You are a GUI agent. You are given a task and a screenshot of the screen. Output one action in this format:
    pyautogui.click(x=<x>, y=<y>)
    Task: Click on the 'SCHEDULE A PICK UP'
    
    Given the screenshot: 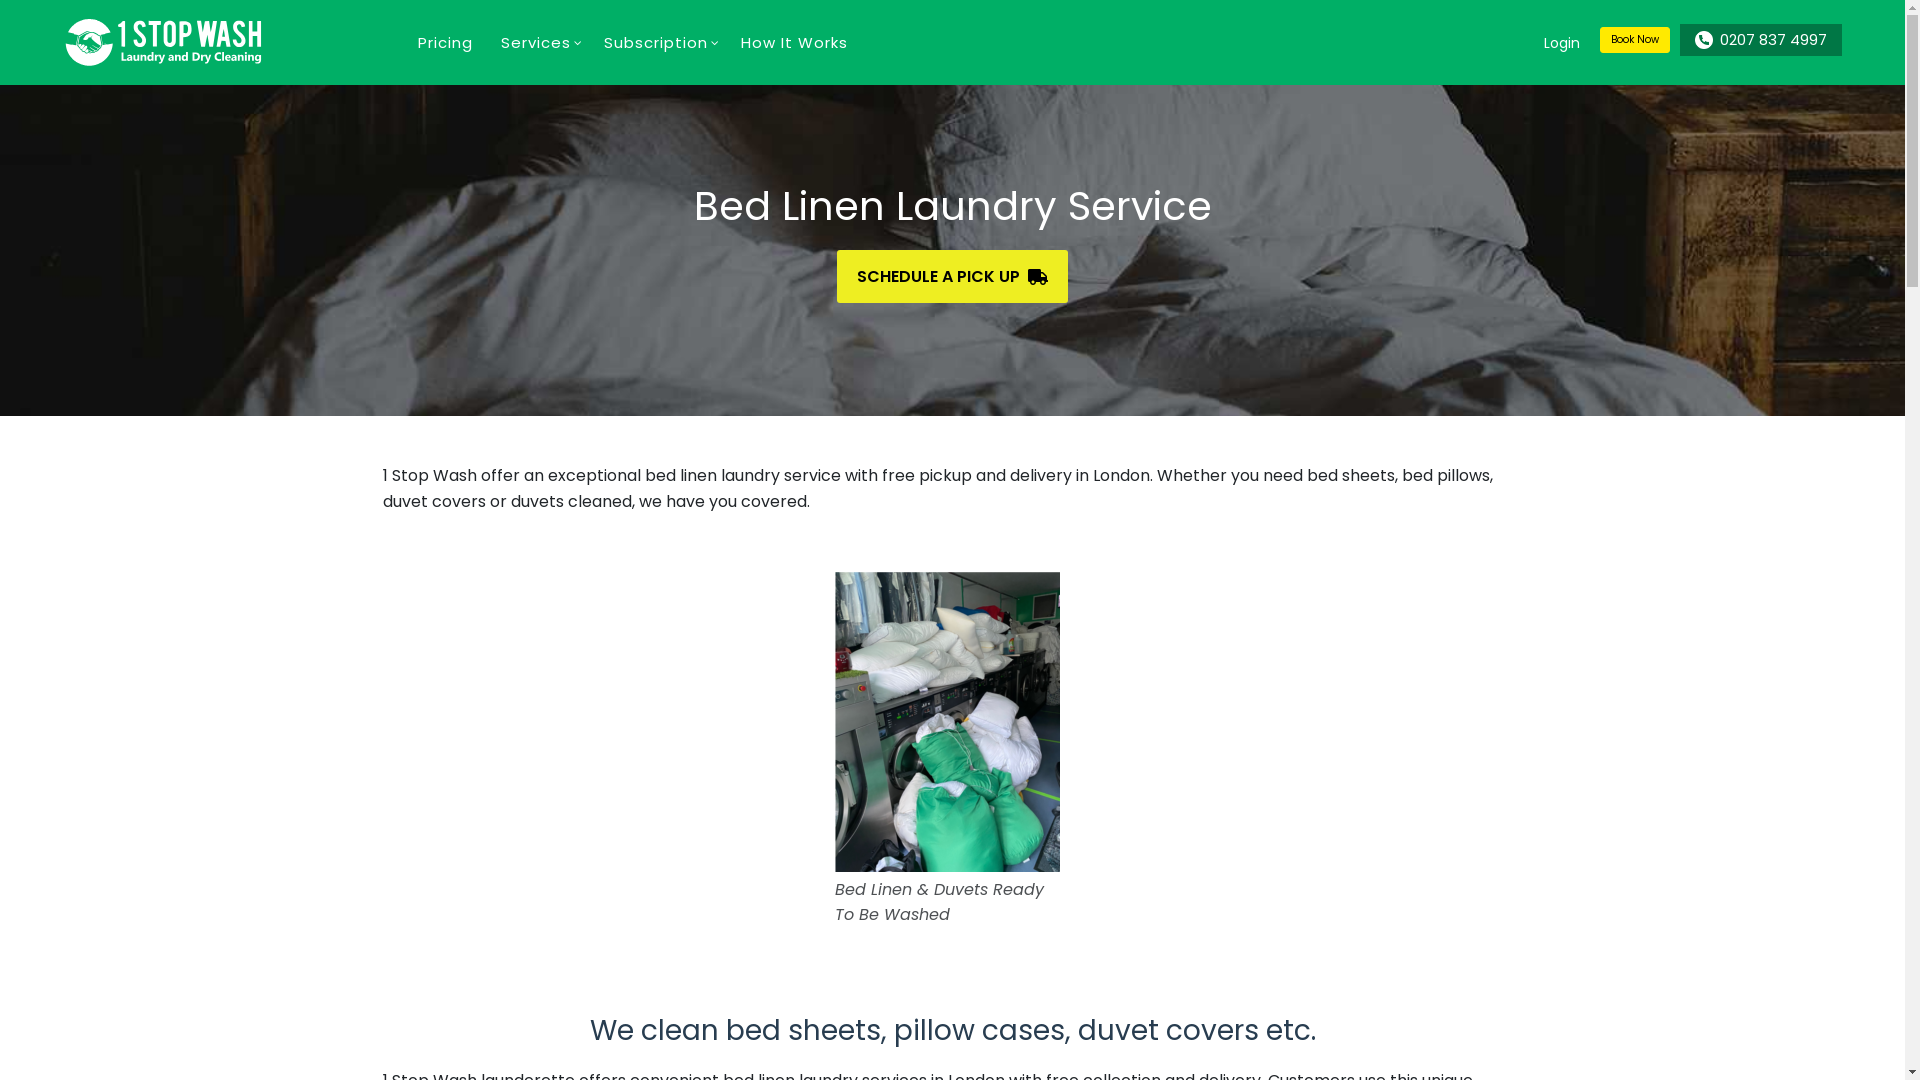 What is the action you would take?
    pyautogui.click(x=951, y=276)
    